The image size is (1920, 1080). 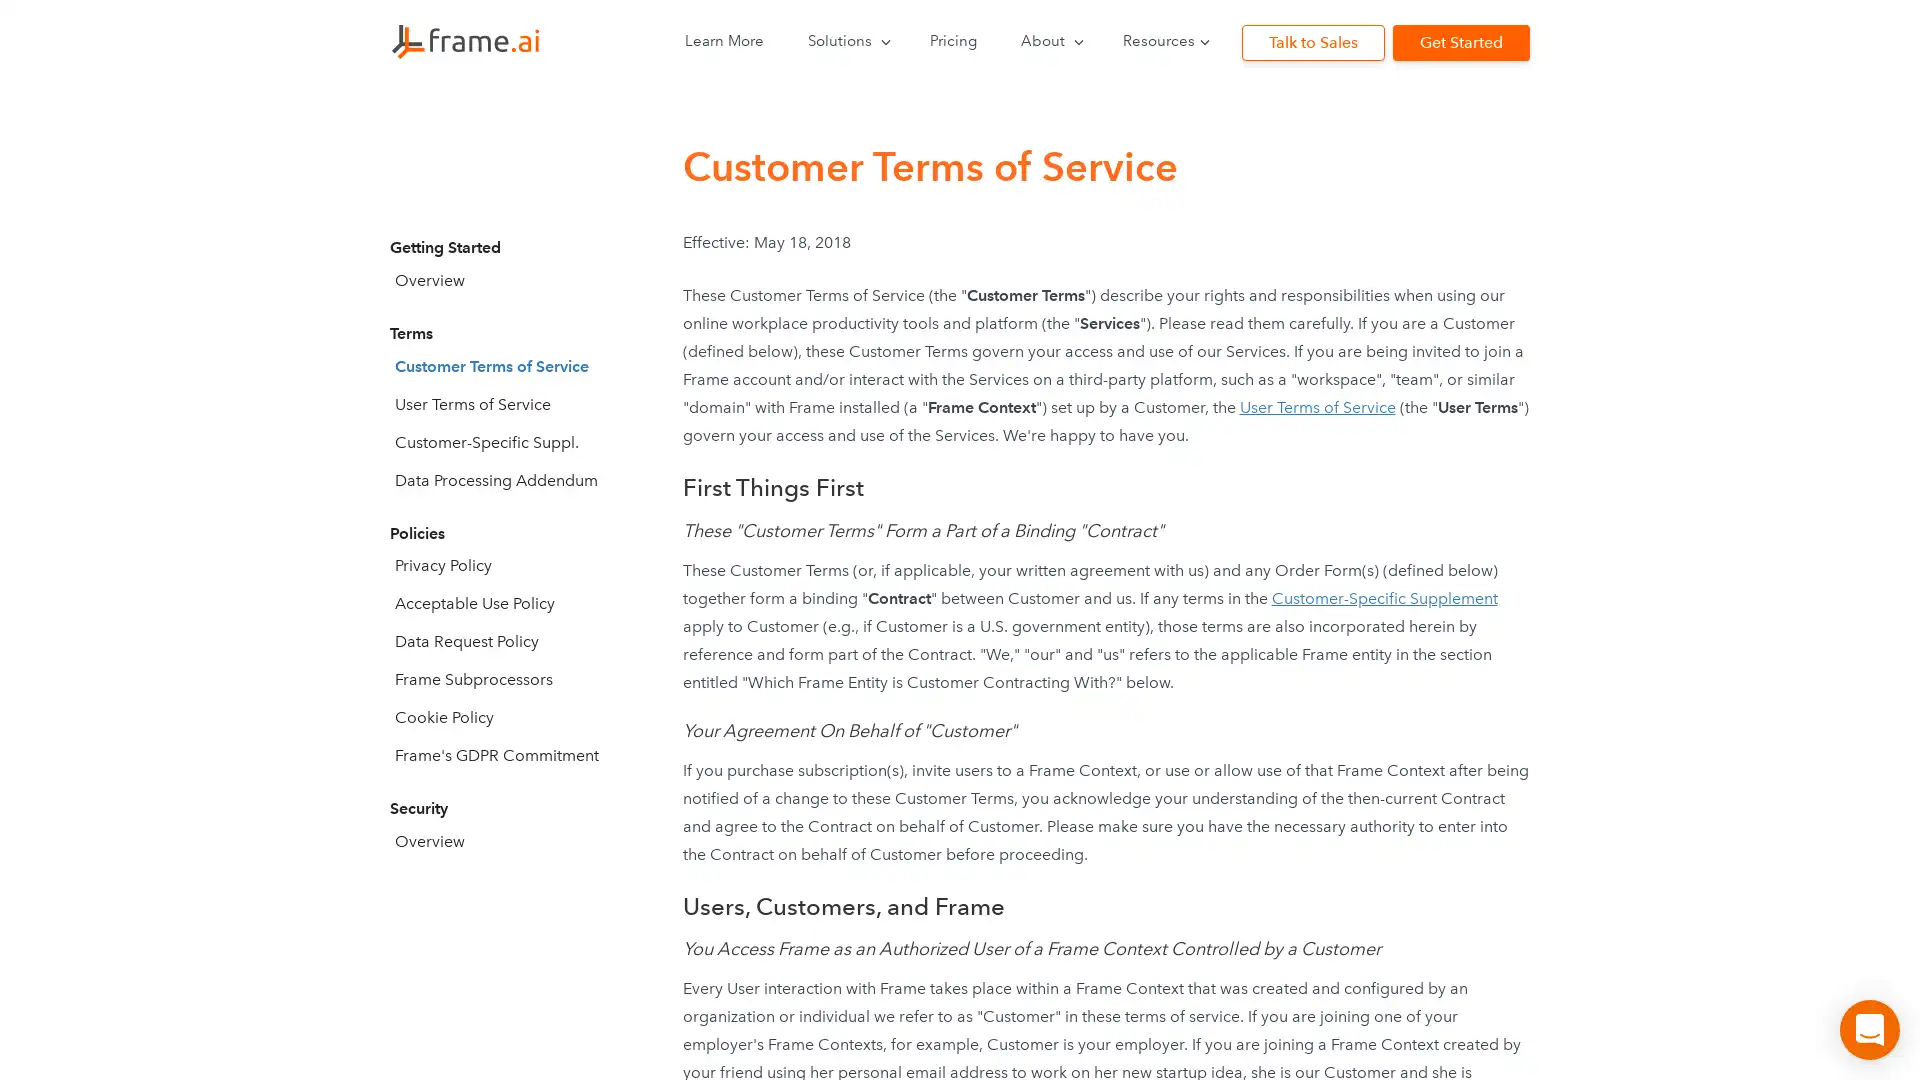 What do you see at coordinates (1869, 1029) in the screenshot?
I see `Open Intercom Messenger` at bounding box center [1869, 1029].